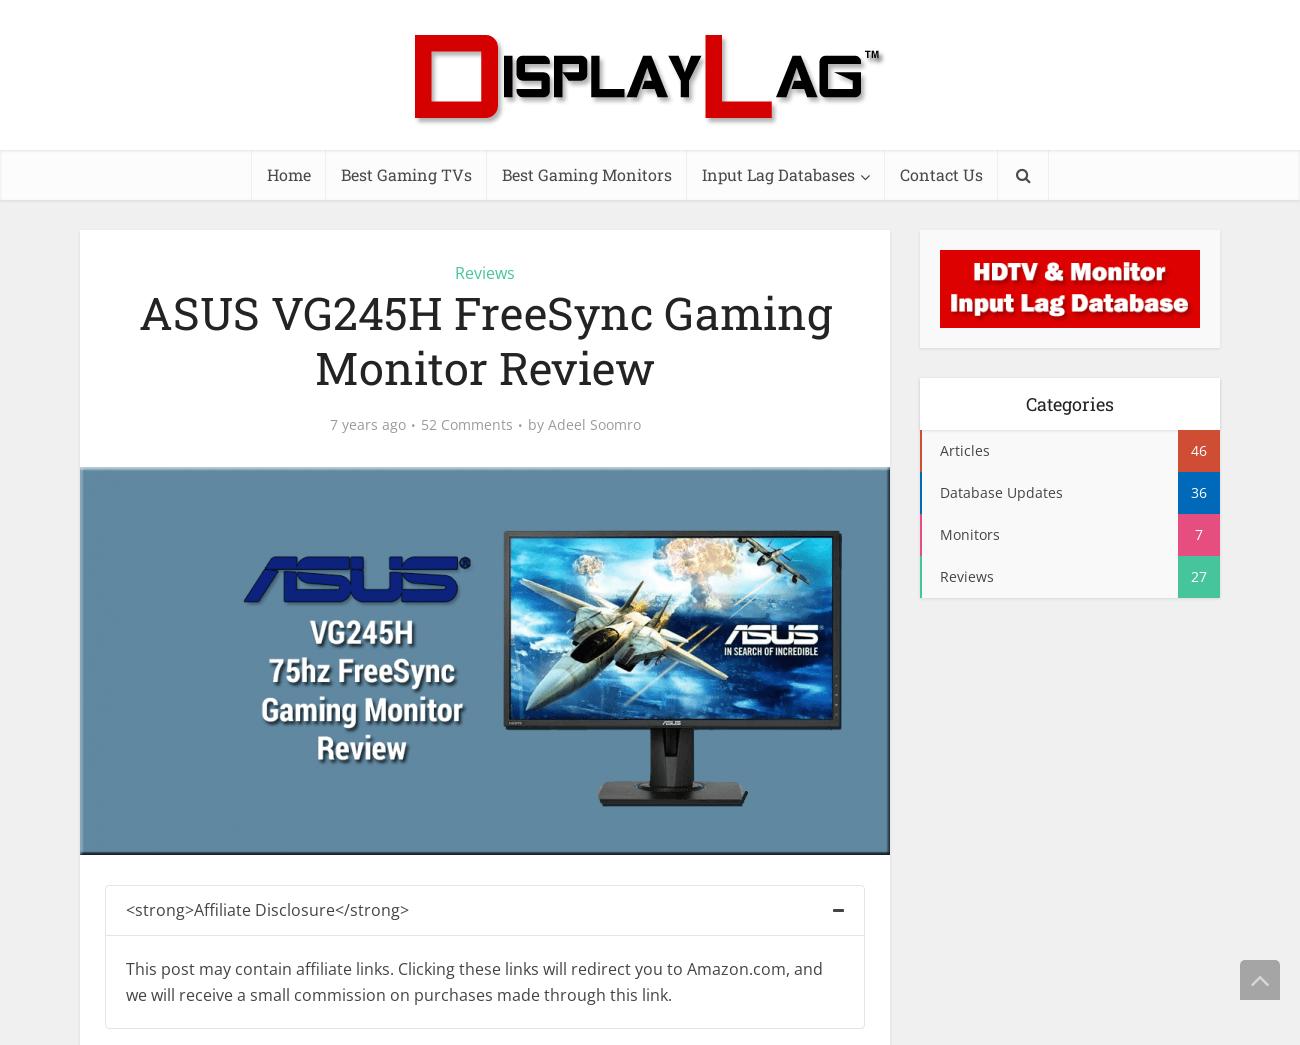 This screenshot has width=1300, height=1045. Describe the element at coordinates (964, 450) in the screenshot. I see `'Articles'` at that location.